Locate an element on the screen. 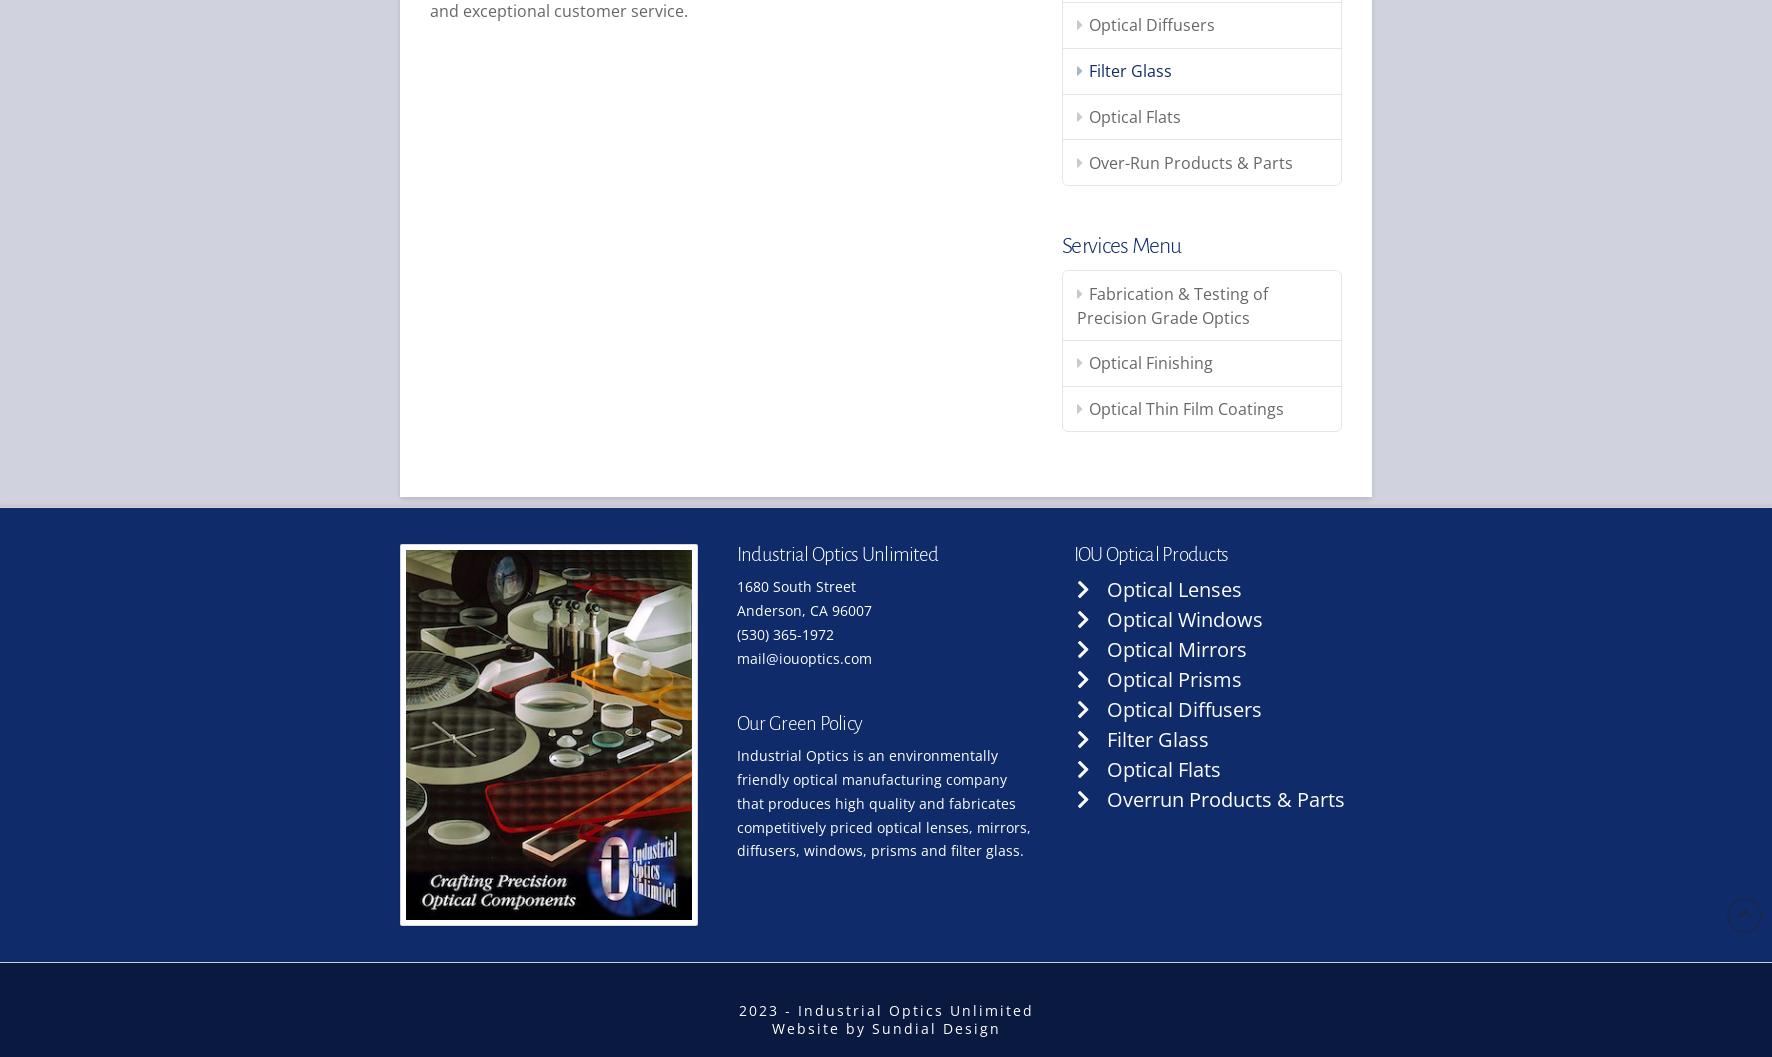  'Industrial Optics Unlimited' is located at coordinates (836, 552).